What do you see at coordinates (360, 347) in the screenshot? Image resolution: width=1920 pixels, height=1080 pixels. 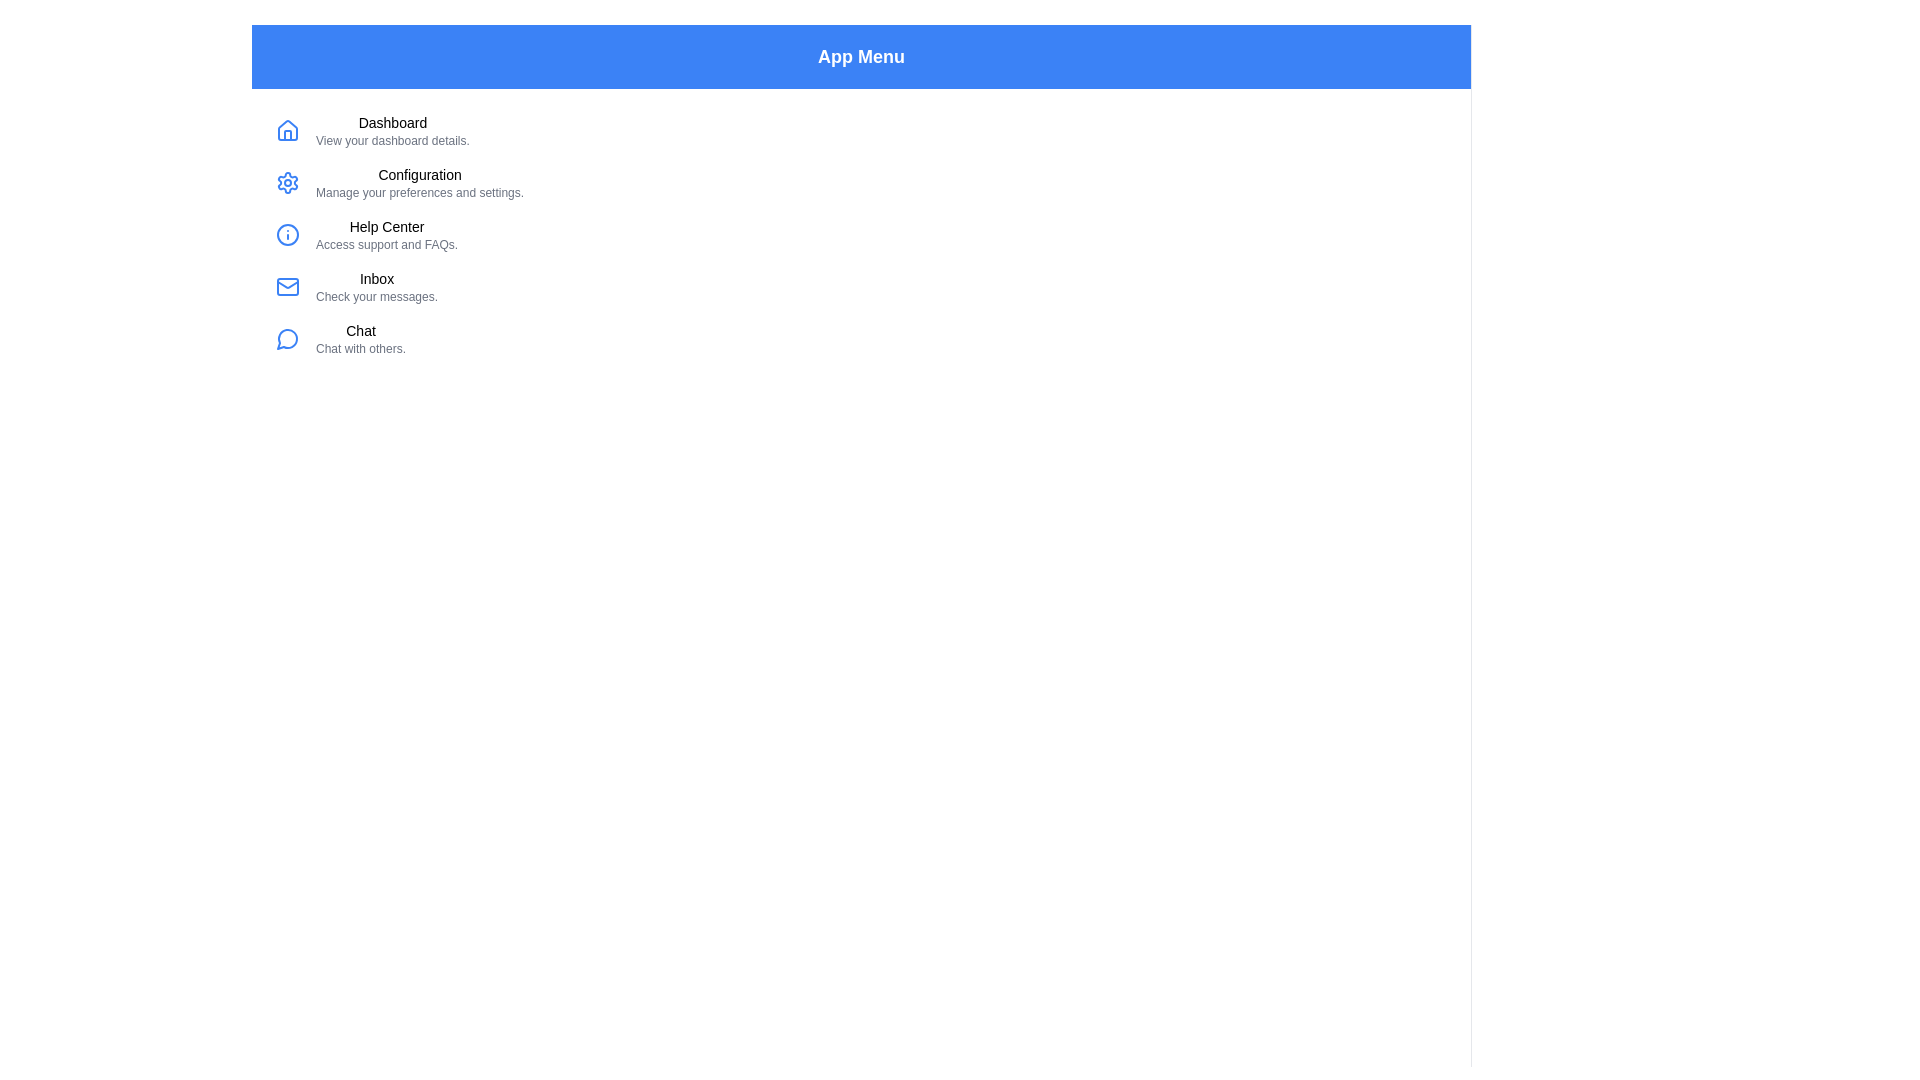 I see `text label that says 'Chat with others.' styled in a small, light gray font, located below the 'Chat' label in the left-aligned vertical navigation menu` at bounding box center [360, 347].